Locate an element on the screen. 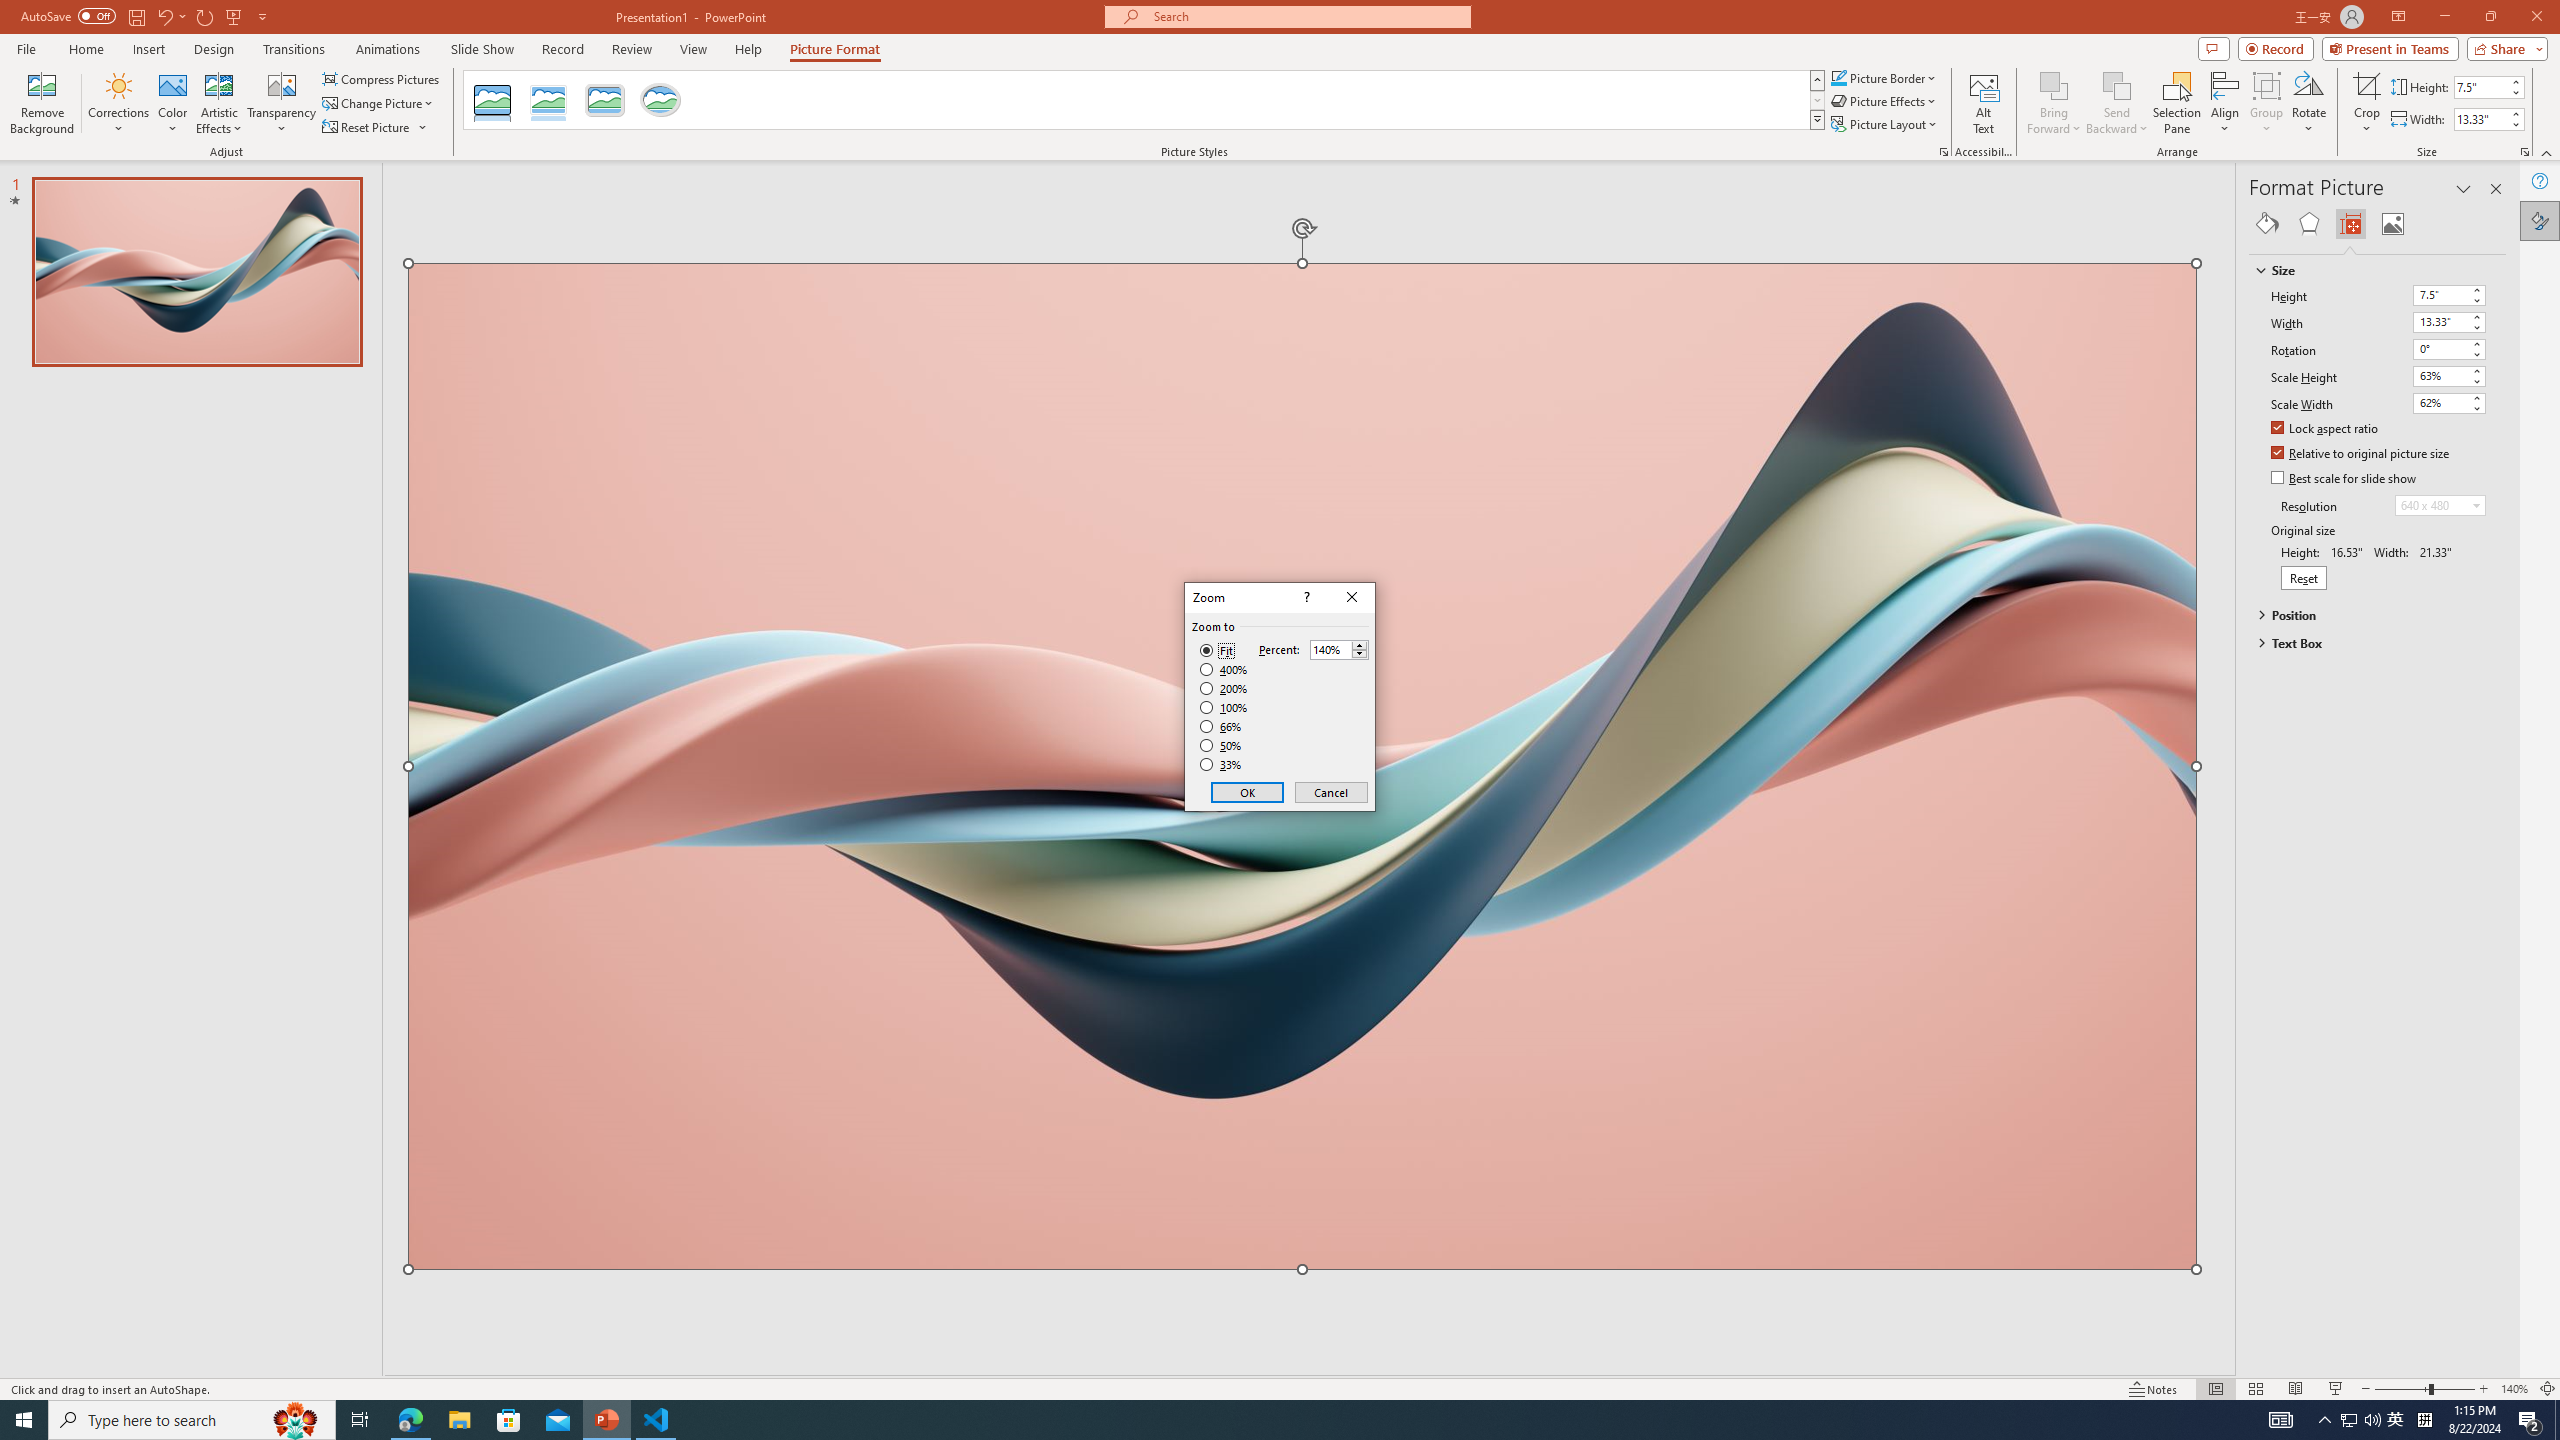  'Fit' is located at coordinates (1216, 651).